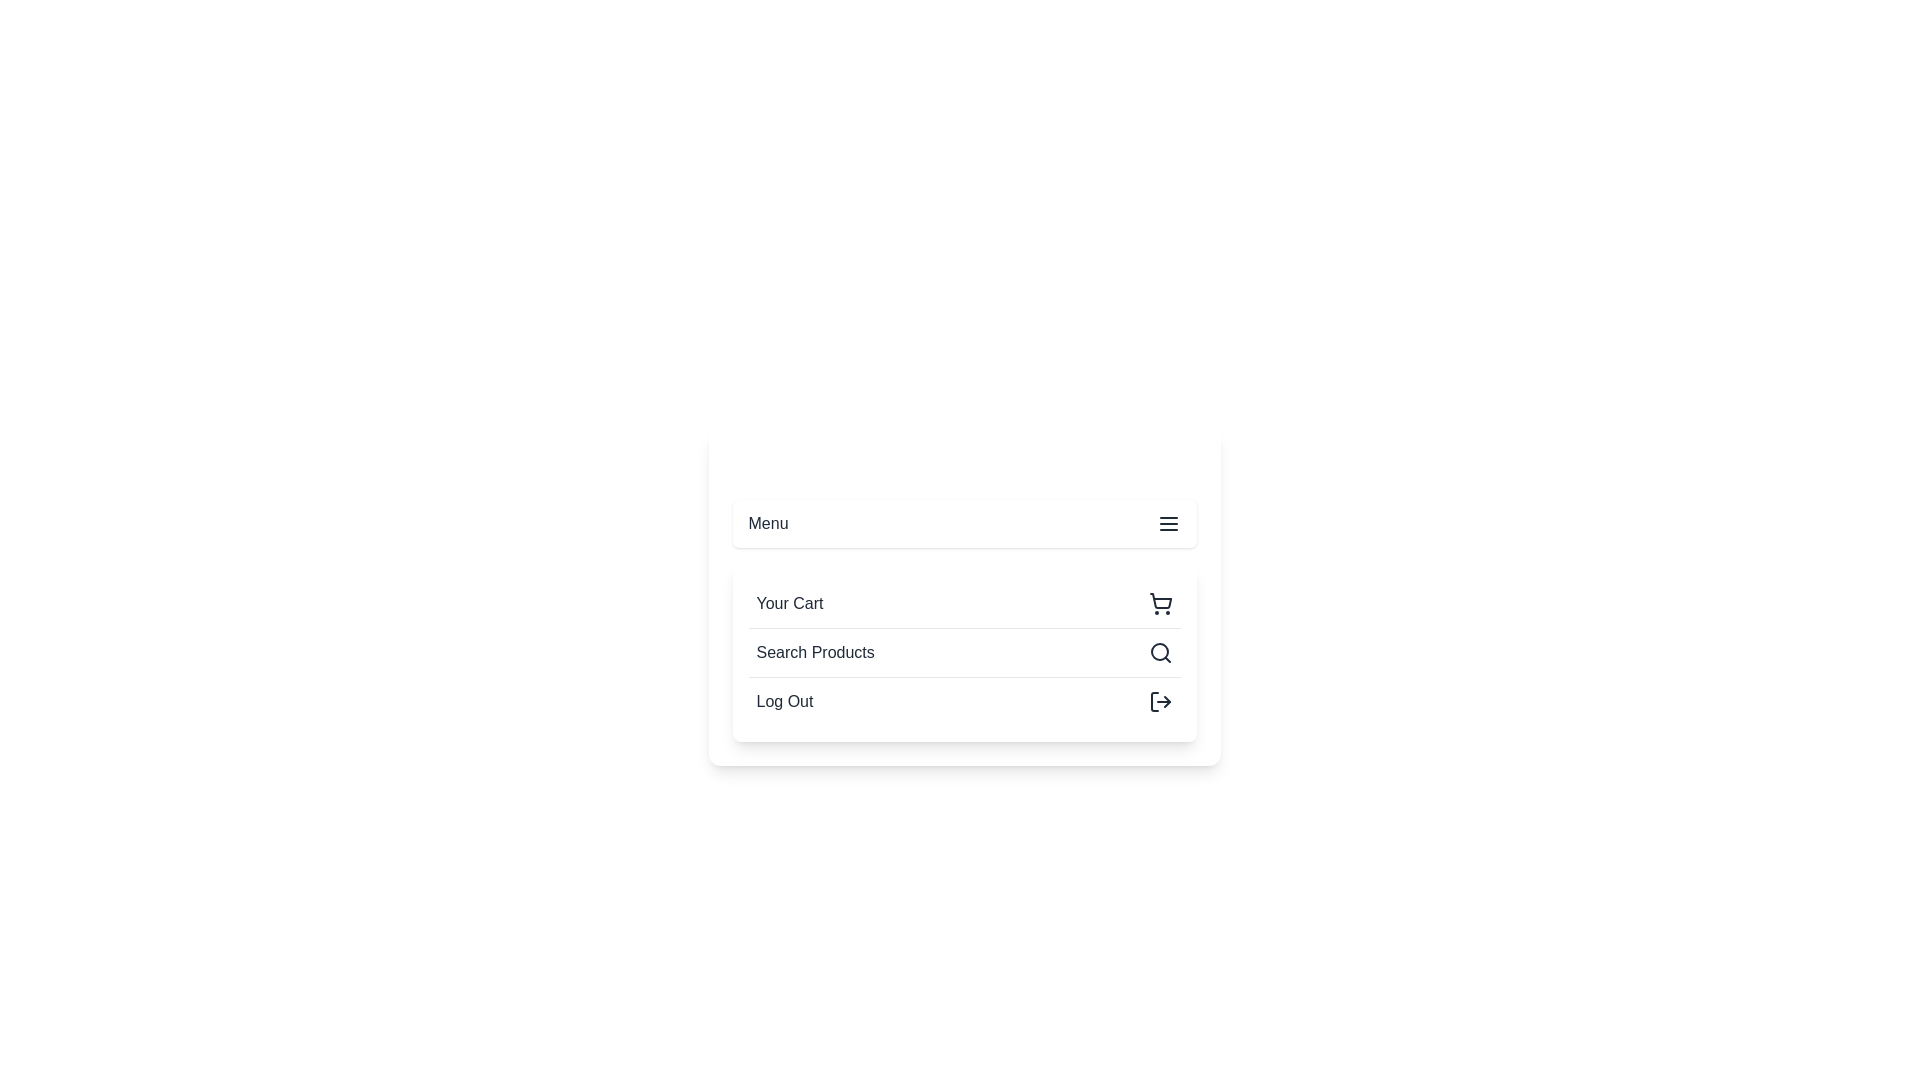 This screenshot has height=1080, width=1920. I want to click on the clickable list item labeled 'Your Cart' in the drop-down menu to trigger hover effects, so click(964, 596).